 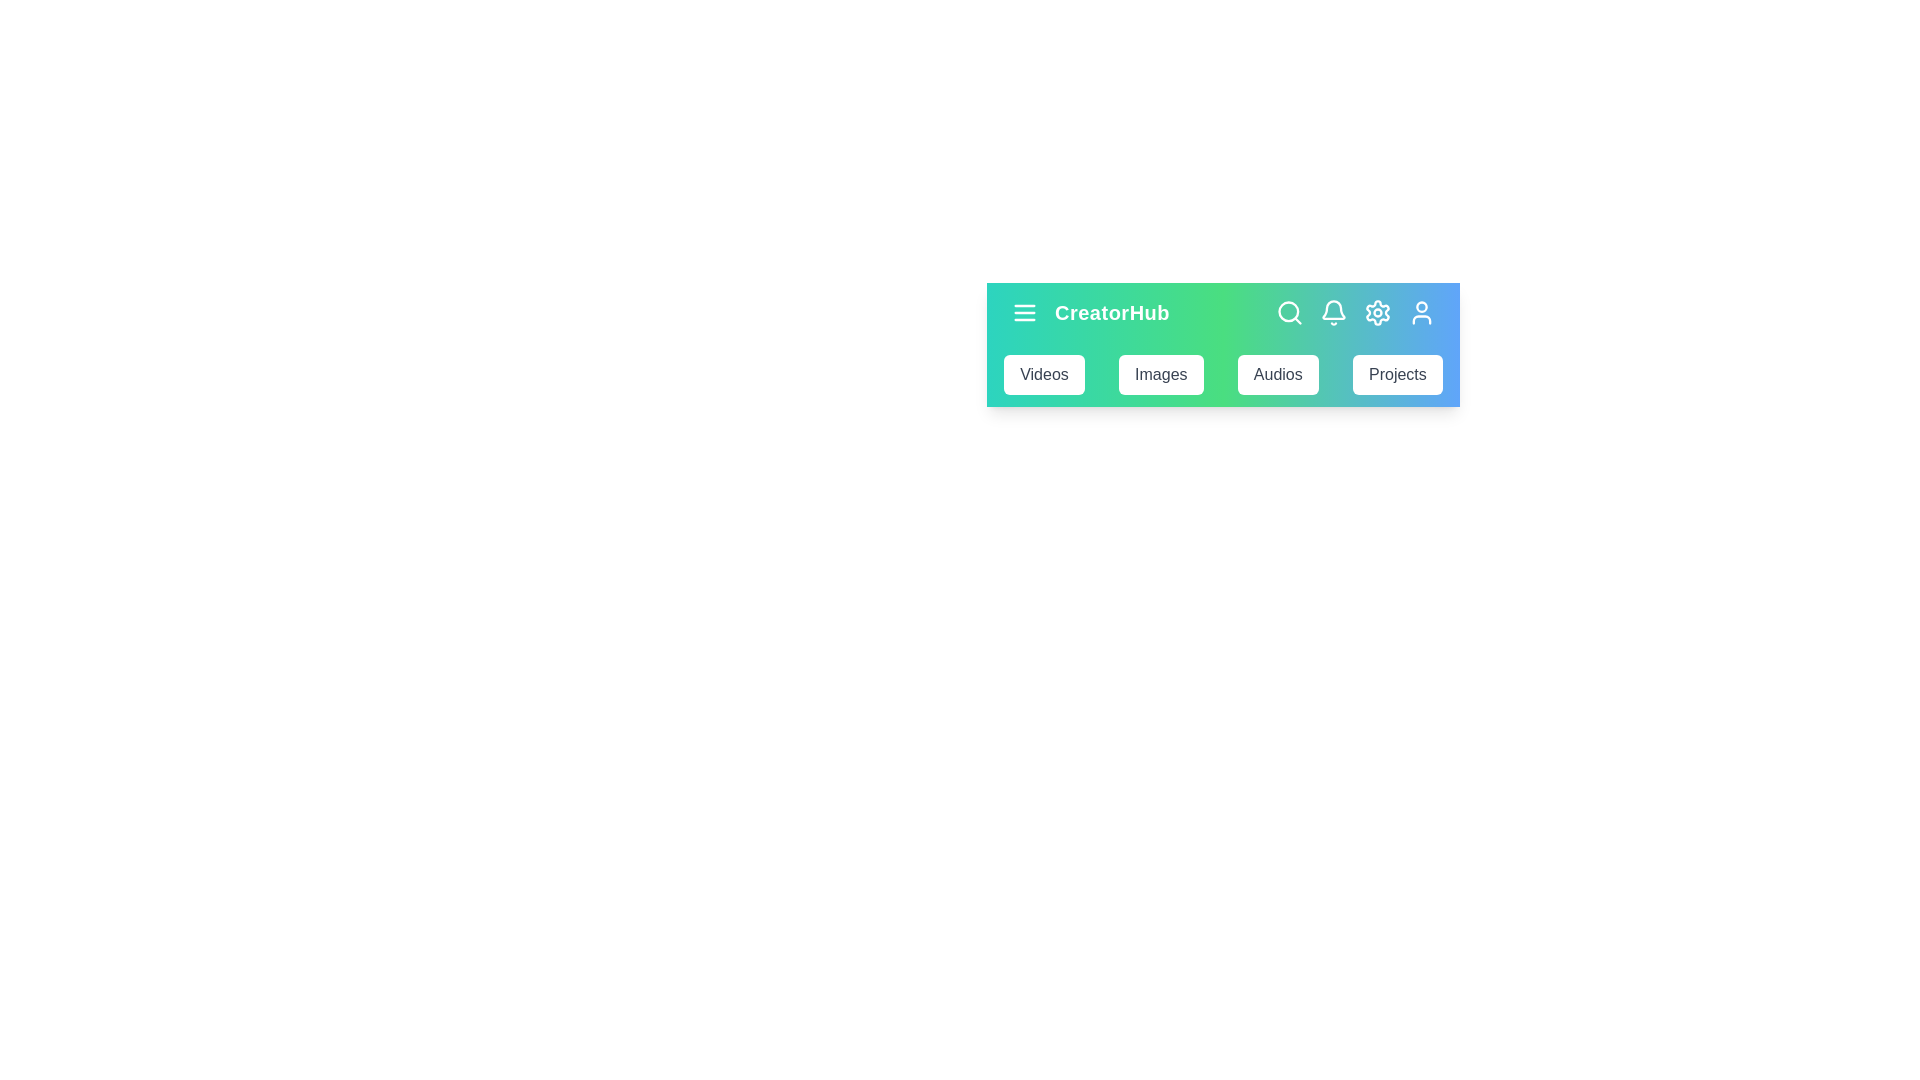 I want to click on the Projects button to navigate to the respective section, so click(x=1396, y=374).